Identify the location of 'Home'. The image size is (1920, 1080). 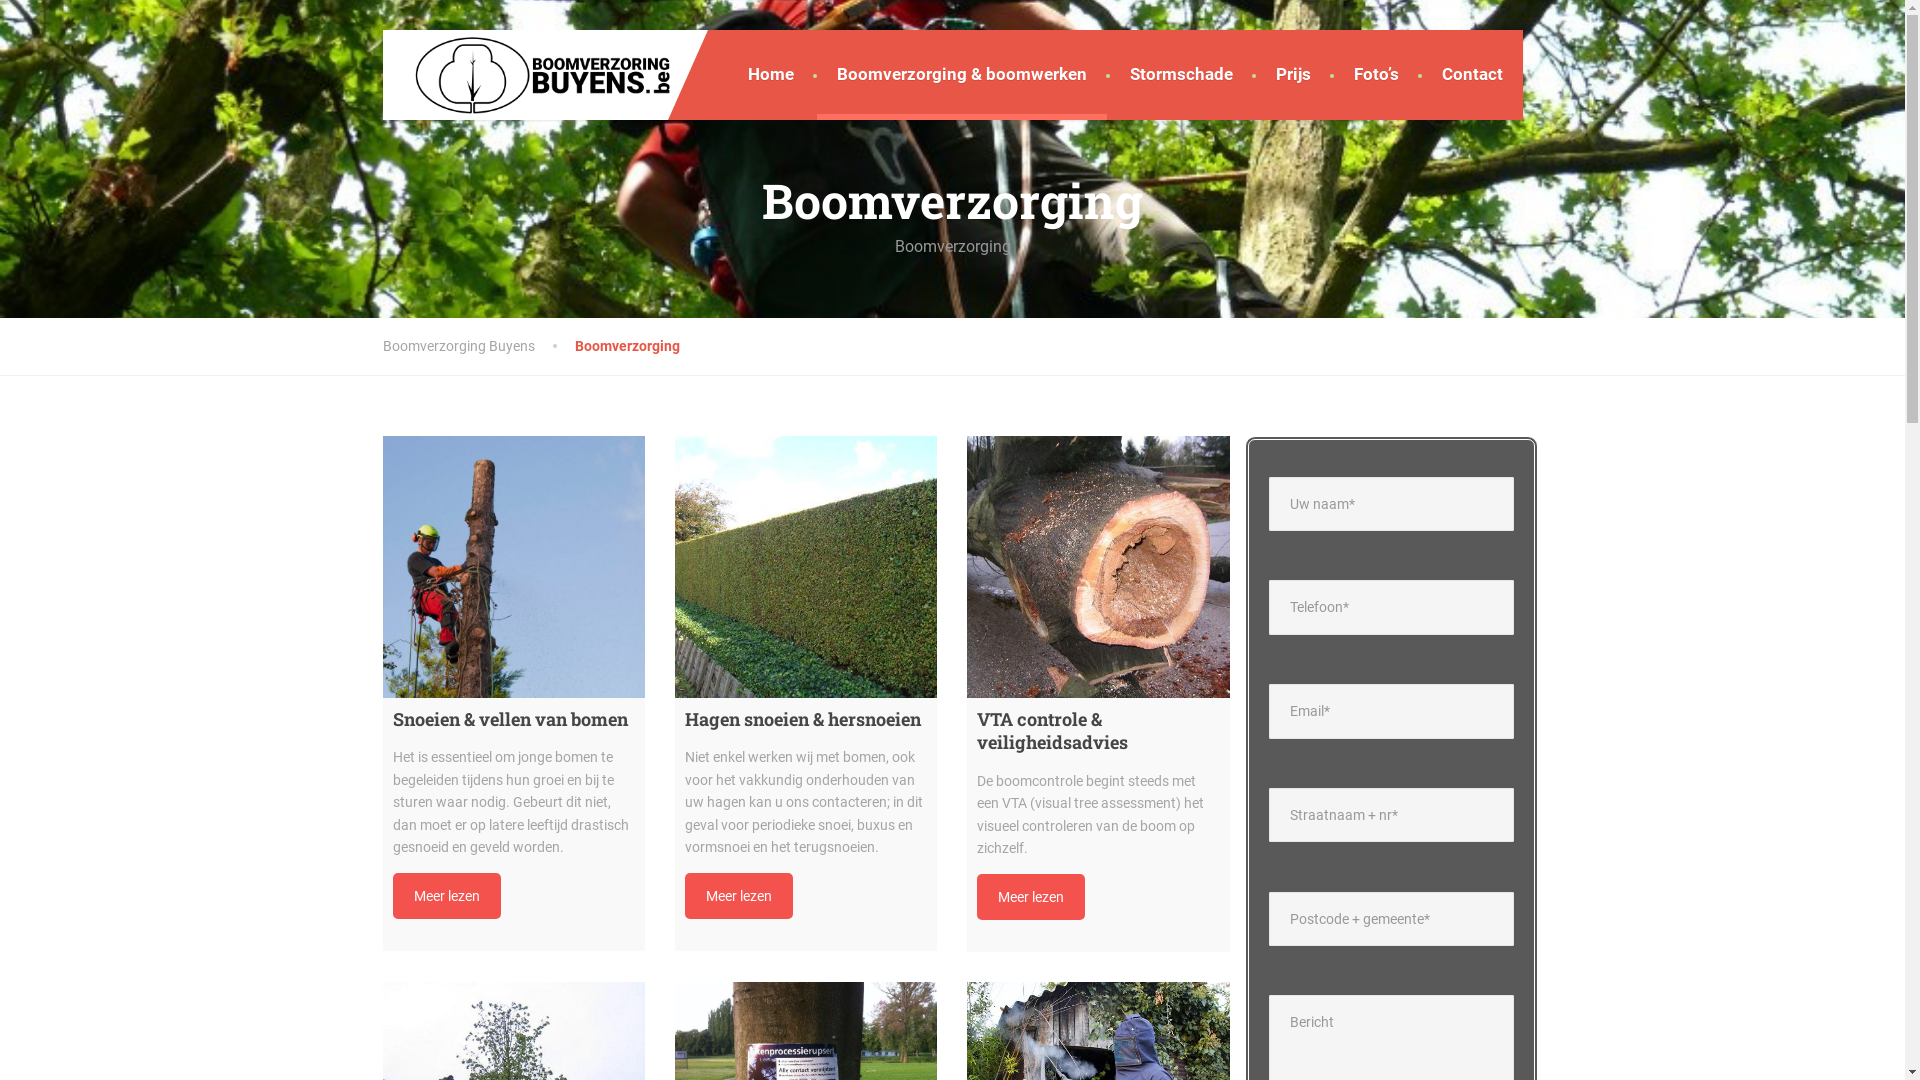
(770, 73).